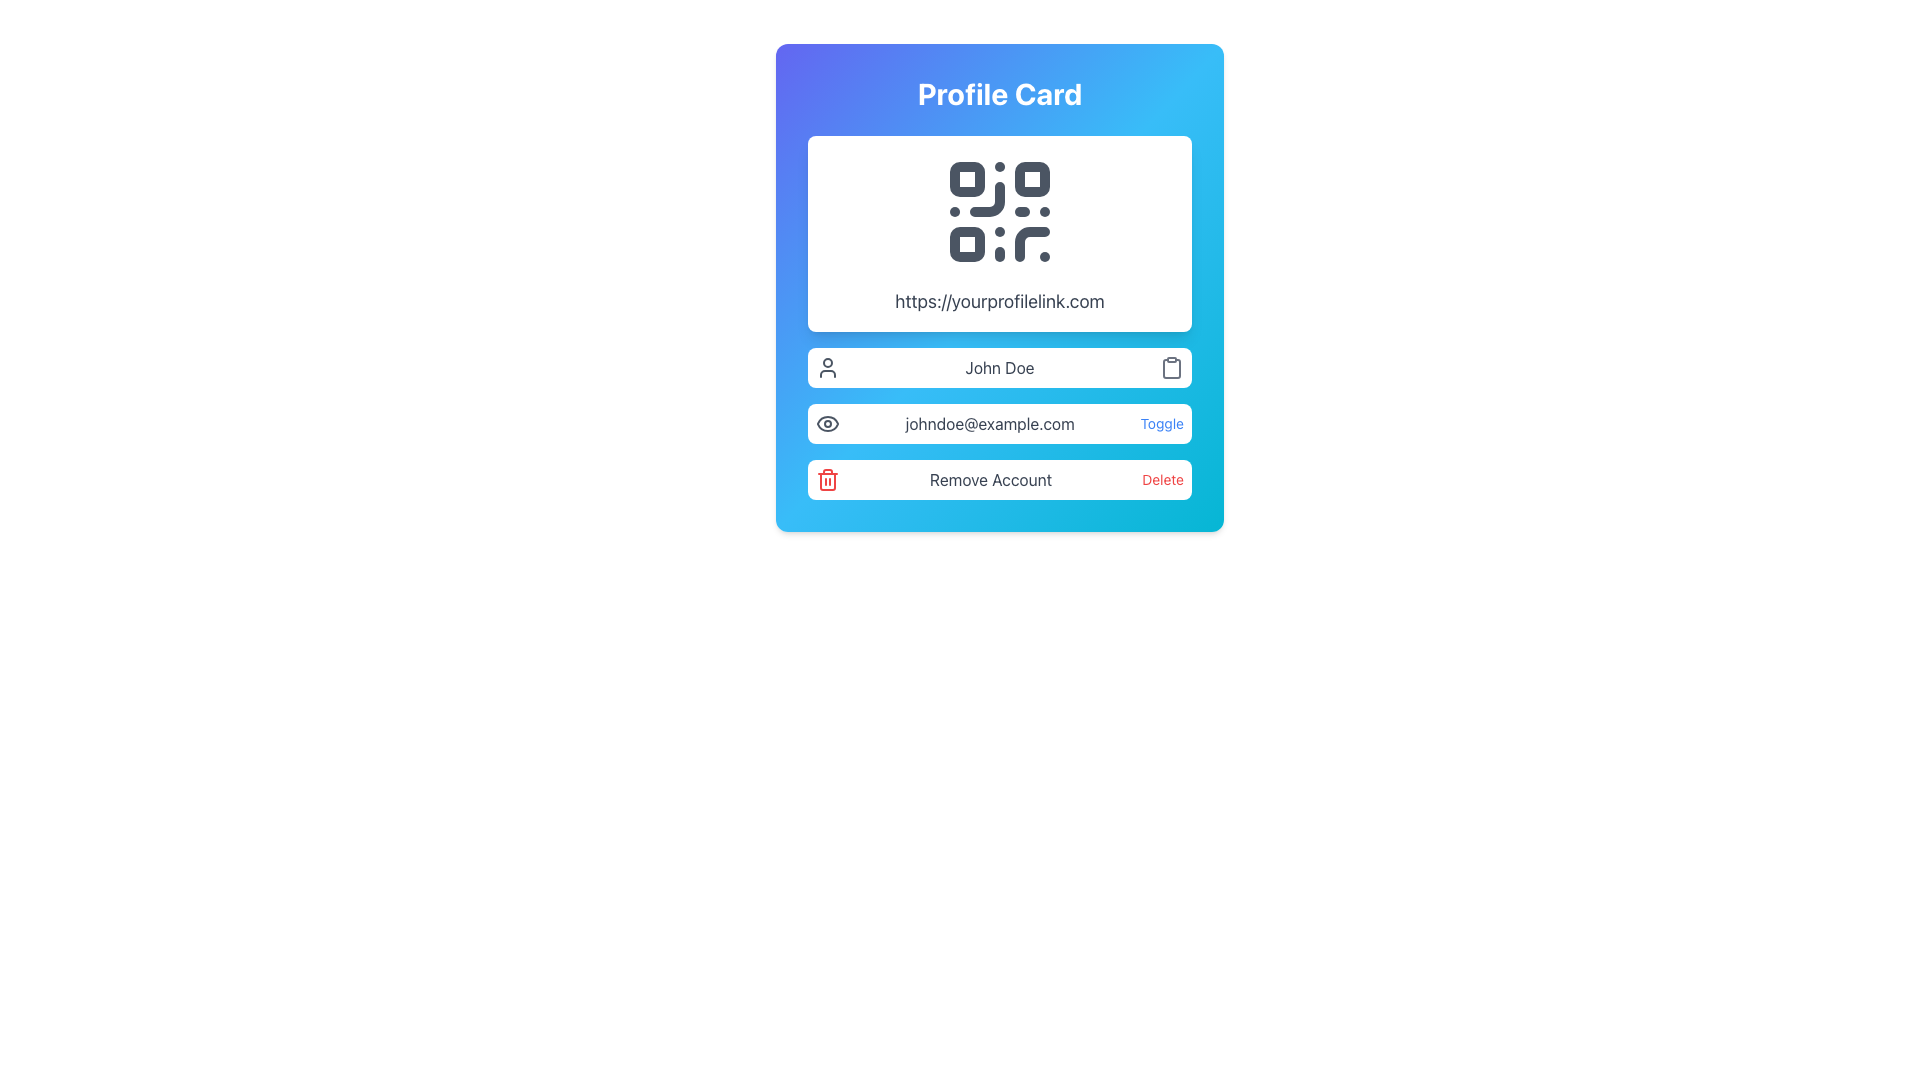 The width and height of the screenshot is (1920, 1080). I want to click on the clipboard icon button located next to the 'John Doe' profile name to copy information, so click(1171, 367).